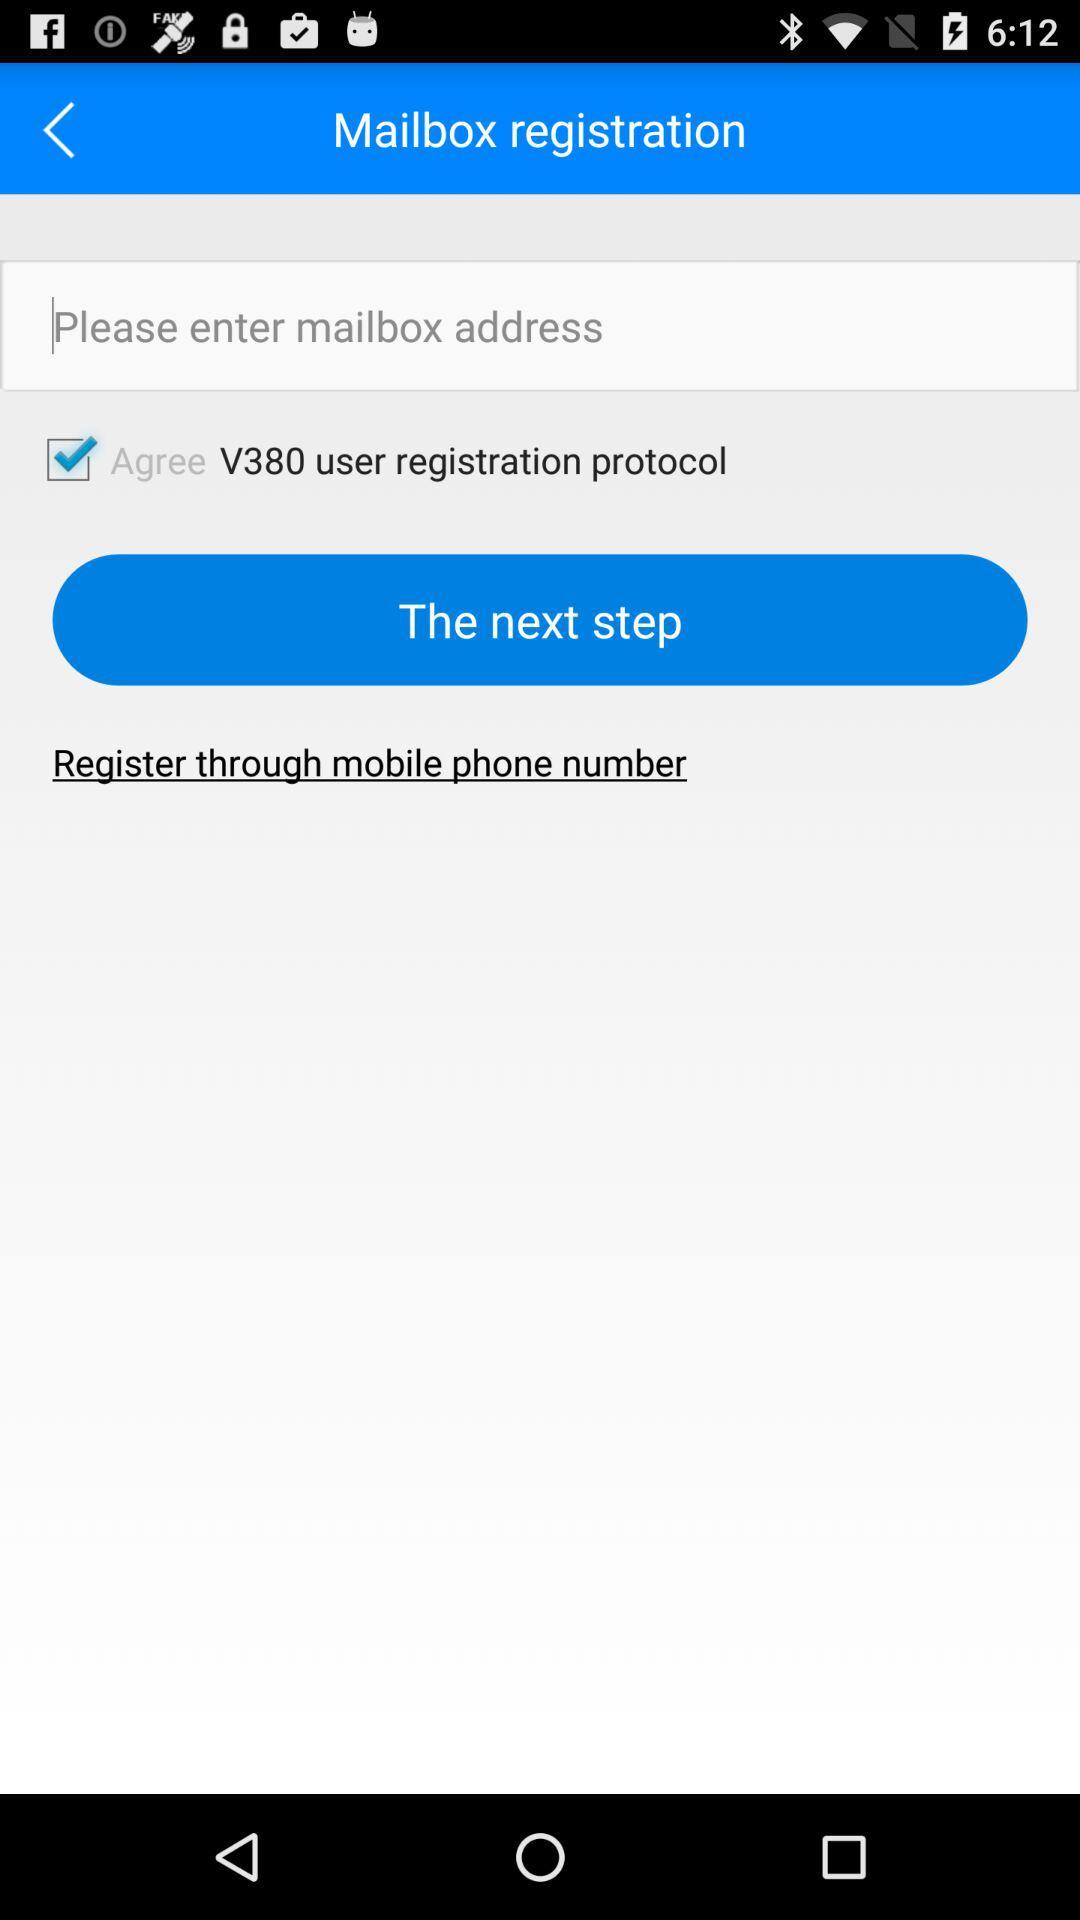  What do you see at coordinates (369, 761) in the screenshot?
I see `the item at the center` at bounding box center [369, 761].